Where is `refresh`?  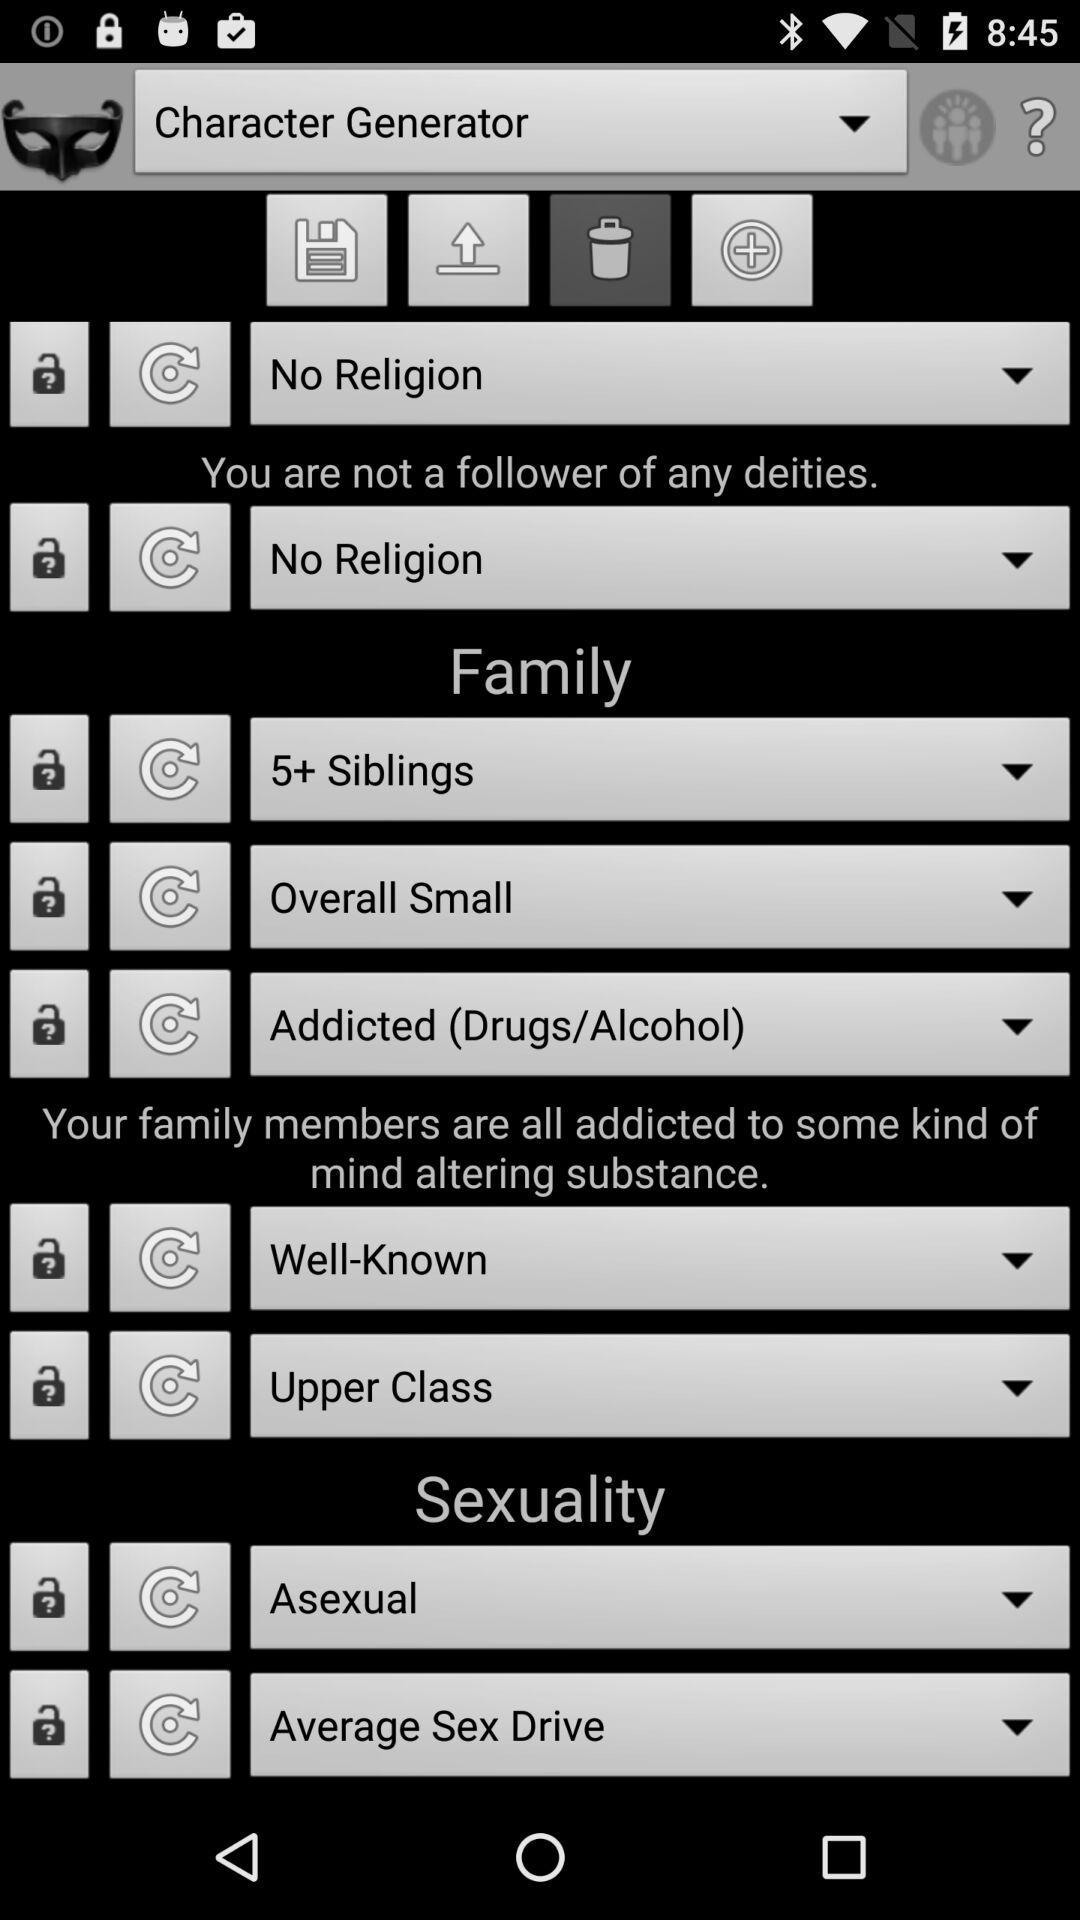
refresh is located at coordinates (169, 1602).